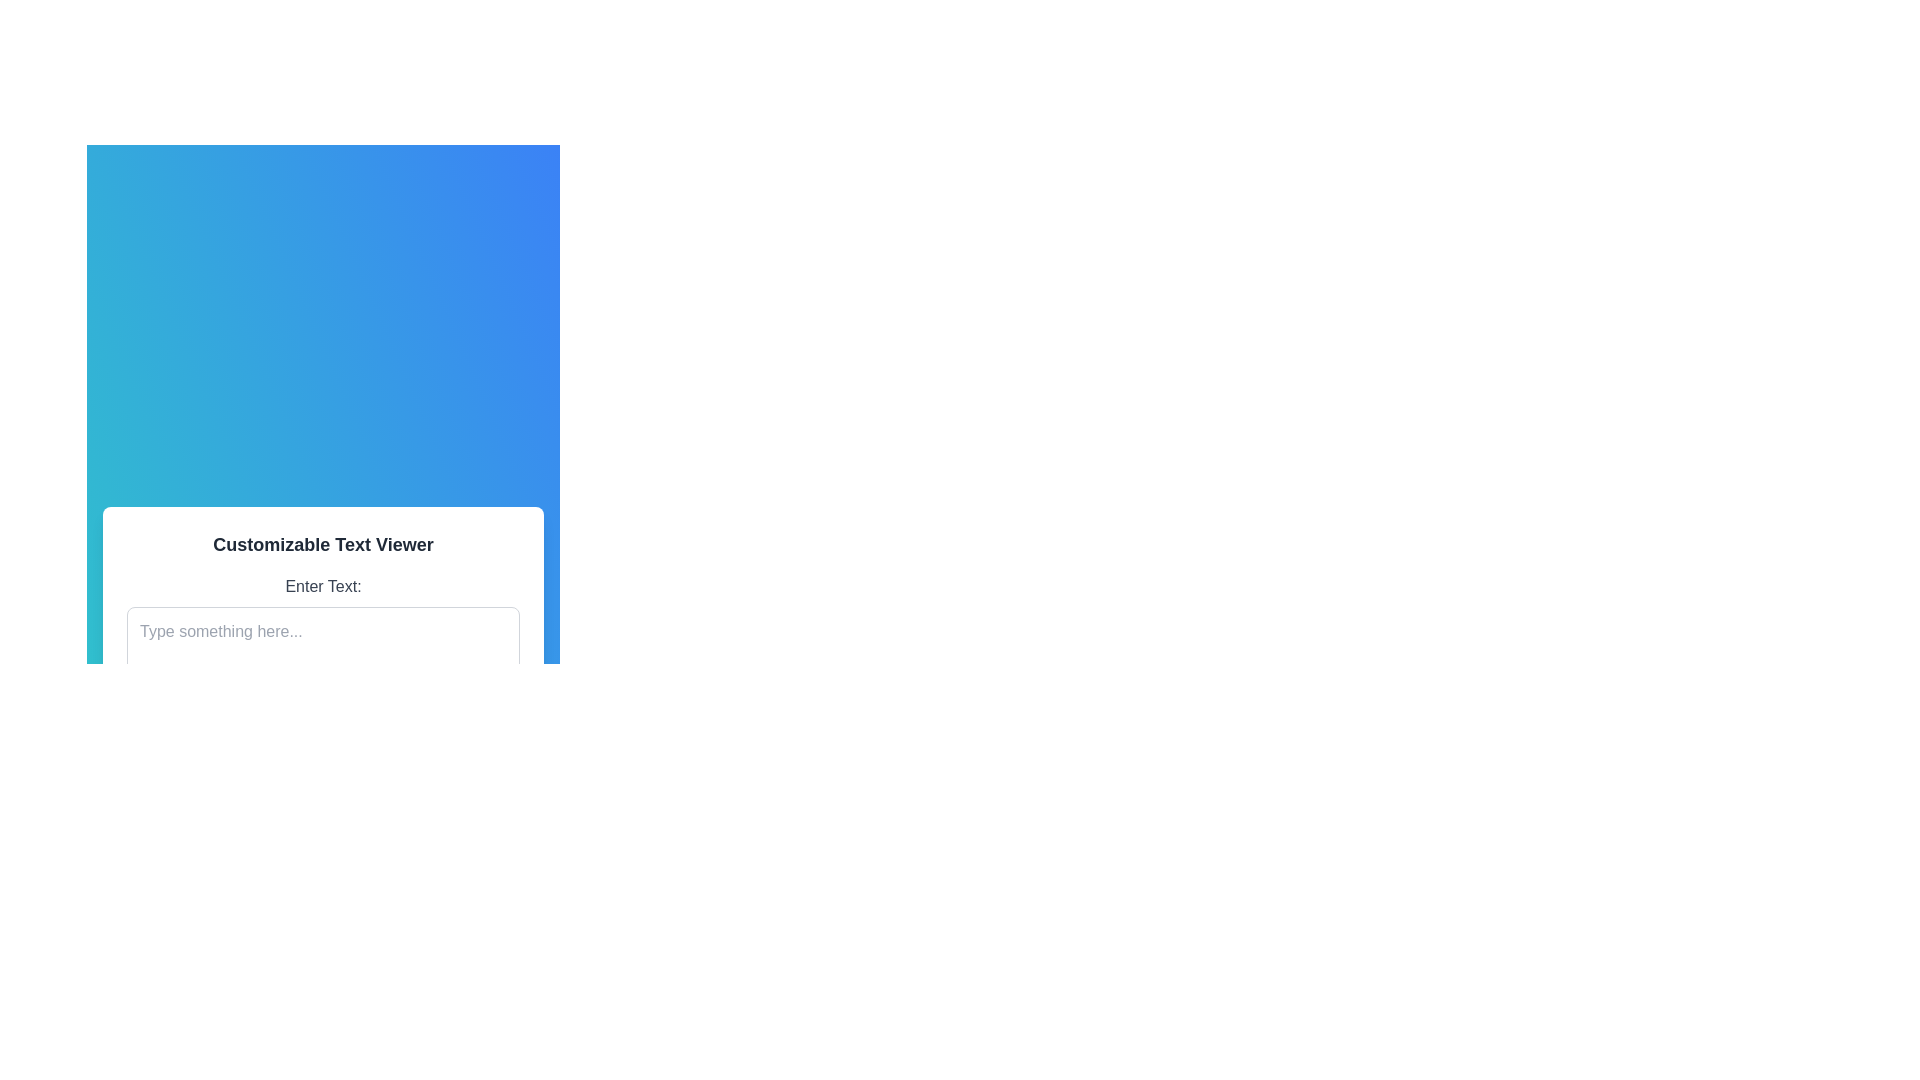 Image resolution: width=1920 pixels, height=1080 pixels. Describe the element at coordinates (323, 585) in the screenshot. I see `text label located in the 'Customizable Text Viewer' section, positioned between the title and the adjacent input field` at that location.